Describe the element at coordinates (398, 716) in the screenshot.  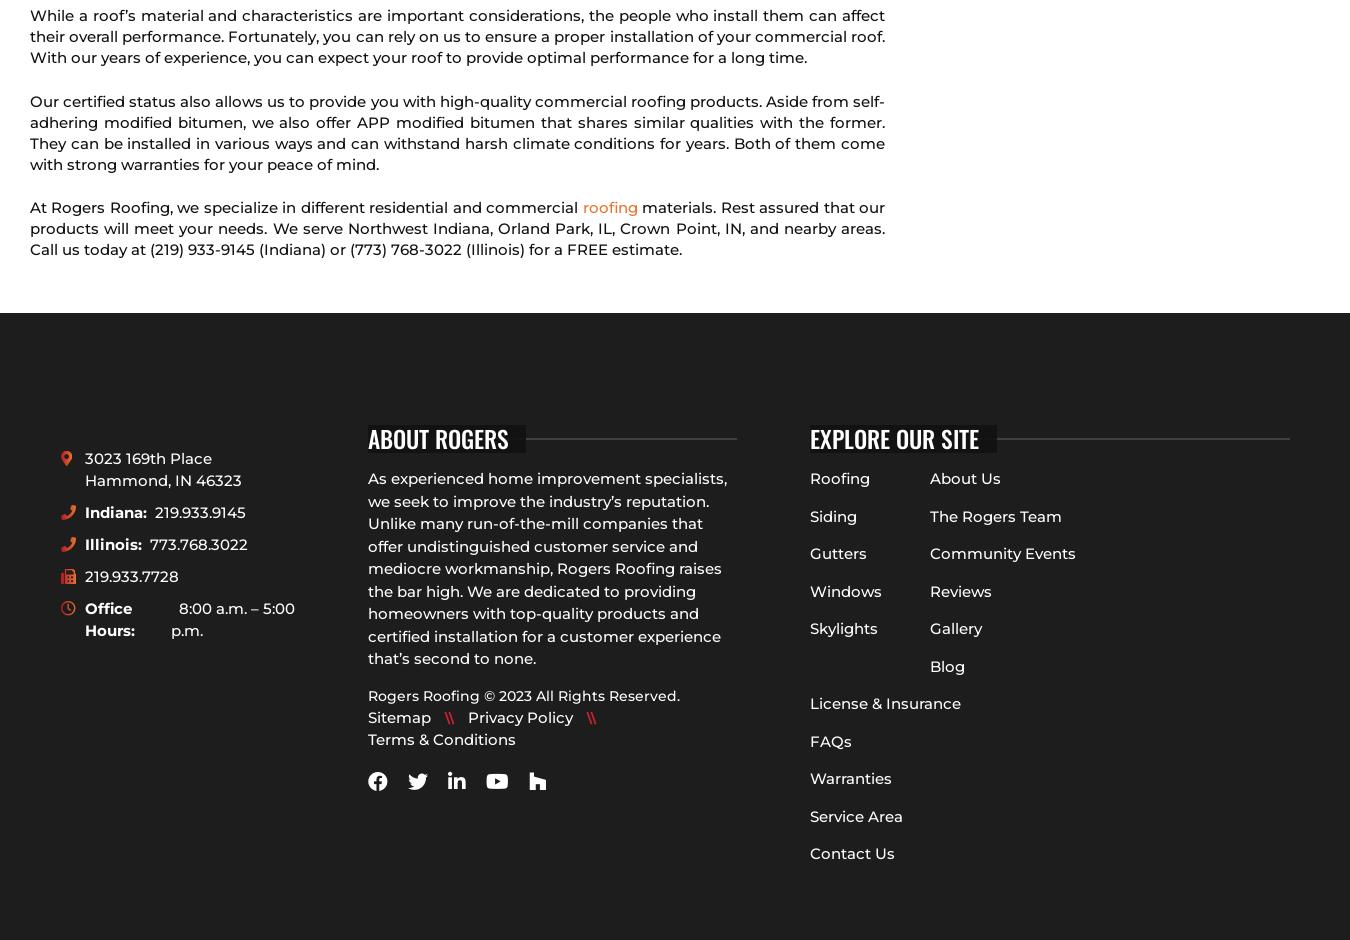
I see `'Sitemap'` at that location.